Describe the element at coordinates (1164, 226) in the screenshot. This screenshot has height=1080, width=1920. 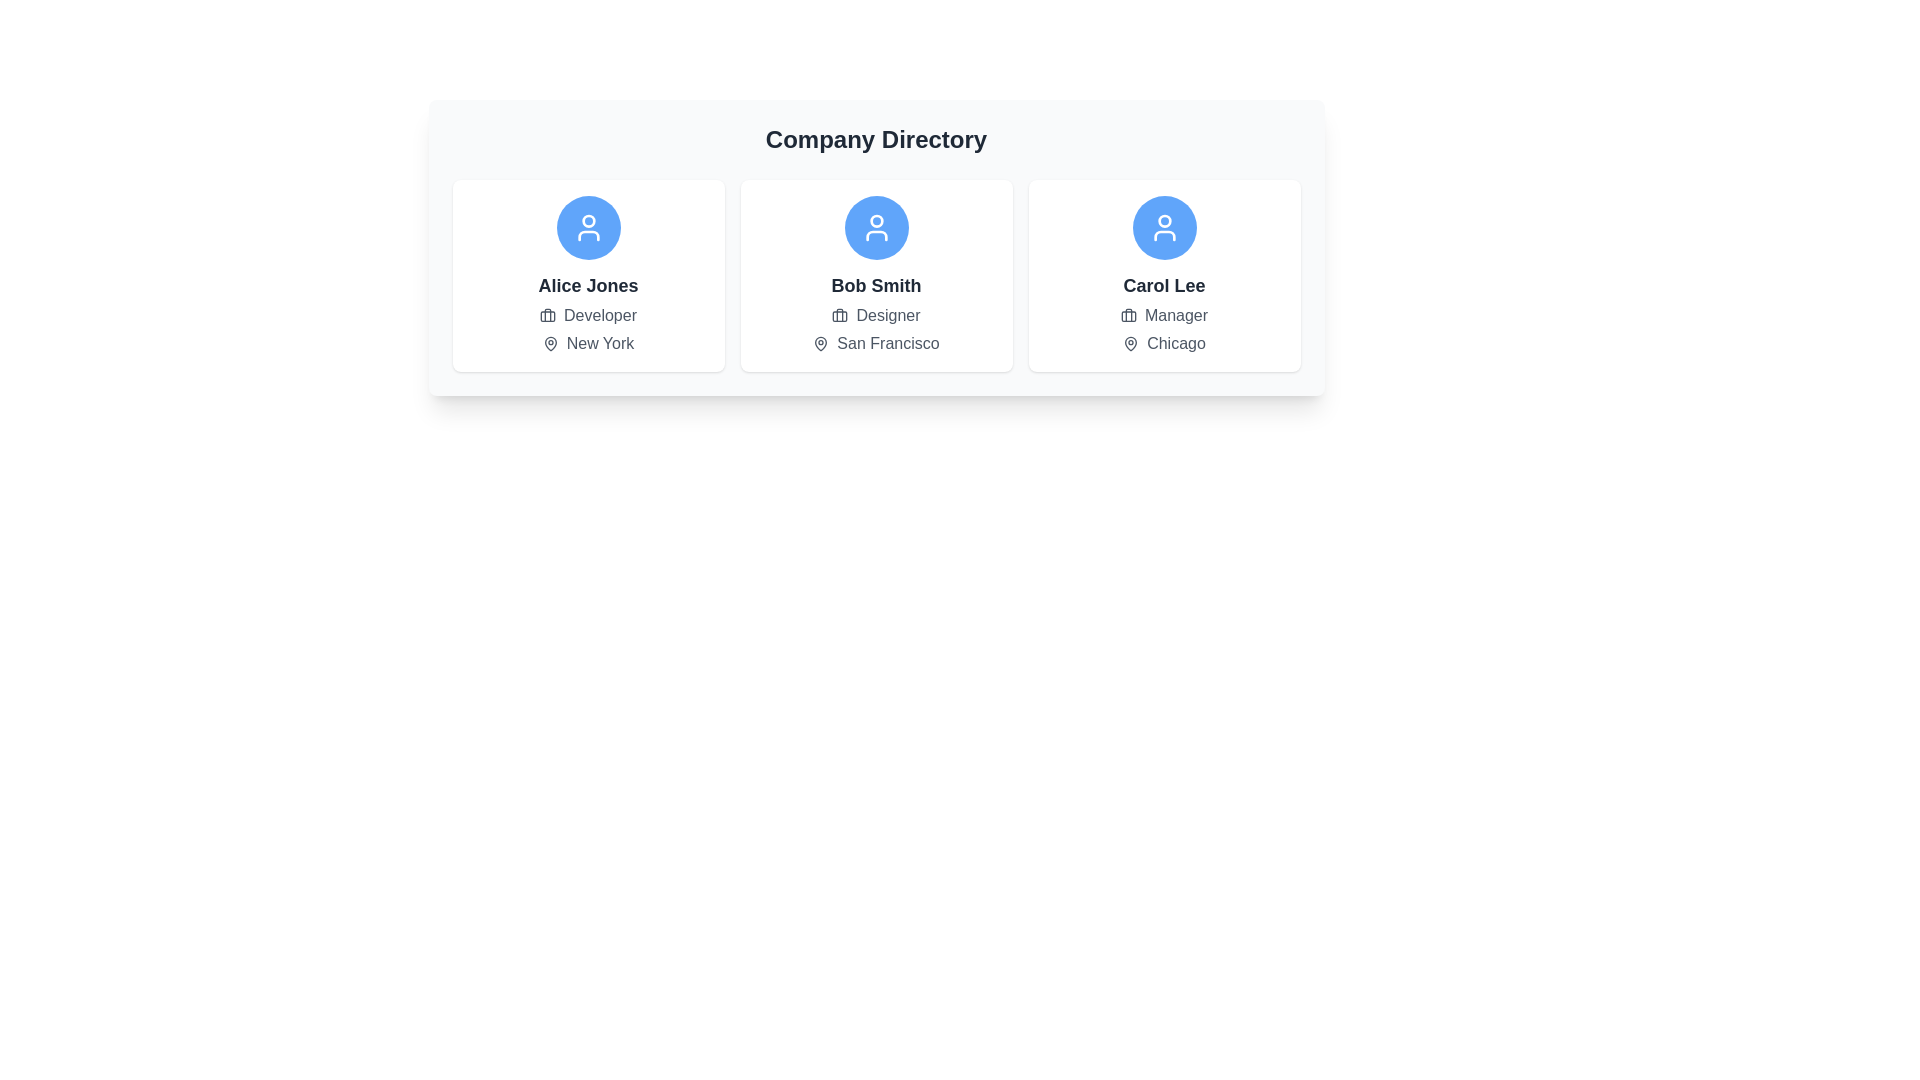
I see `the circular user profile icon with a blue background and white user figure, located at the top of the 'Carol Lee' card in the 'Company Directory'` at that location.